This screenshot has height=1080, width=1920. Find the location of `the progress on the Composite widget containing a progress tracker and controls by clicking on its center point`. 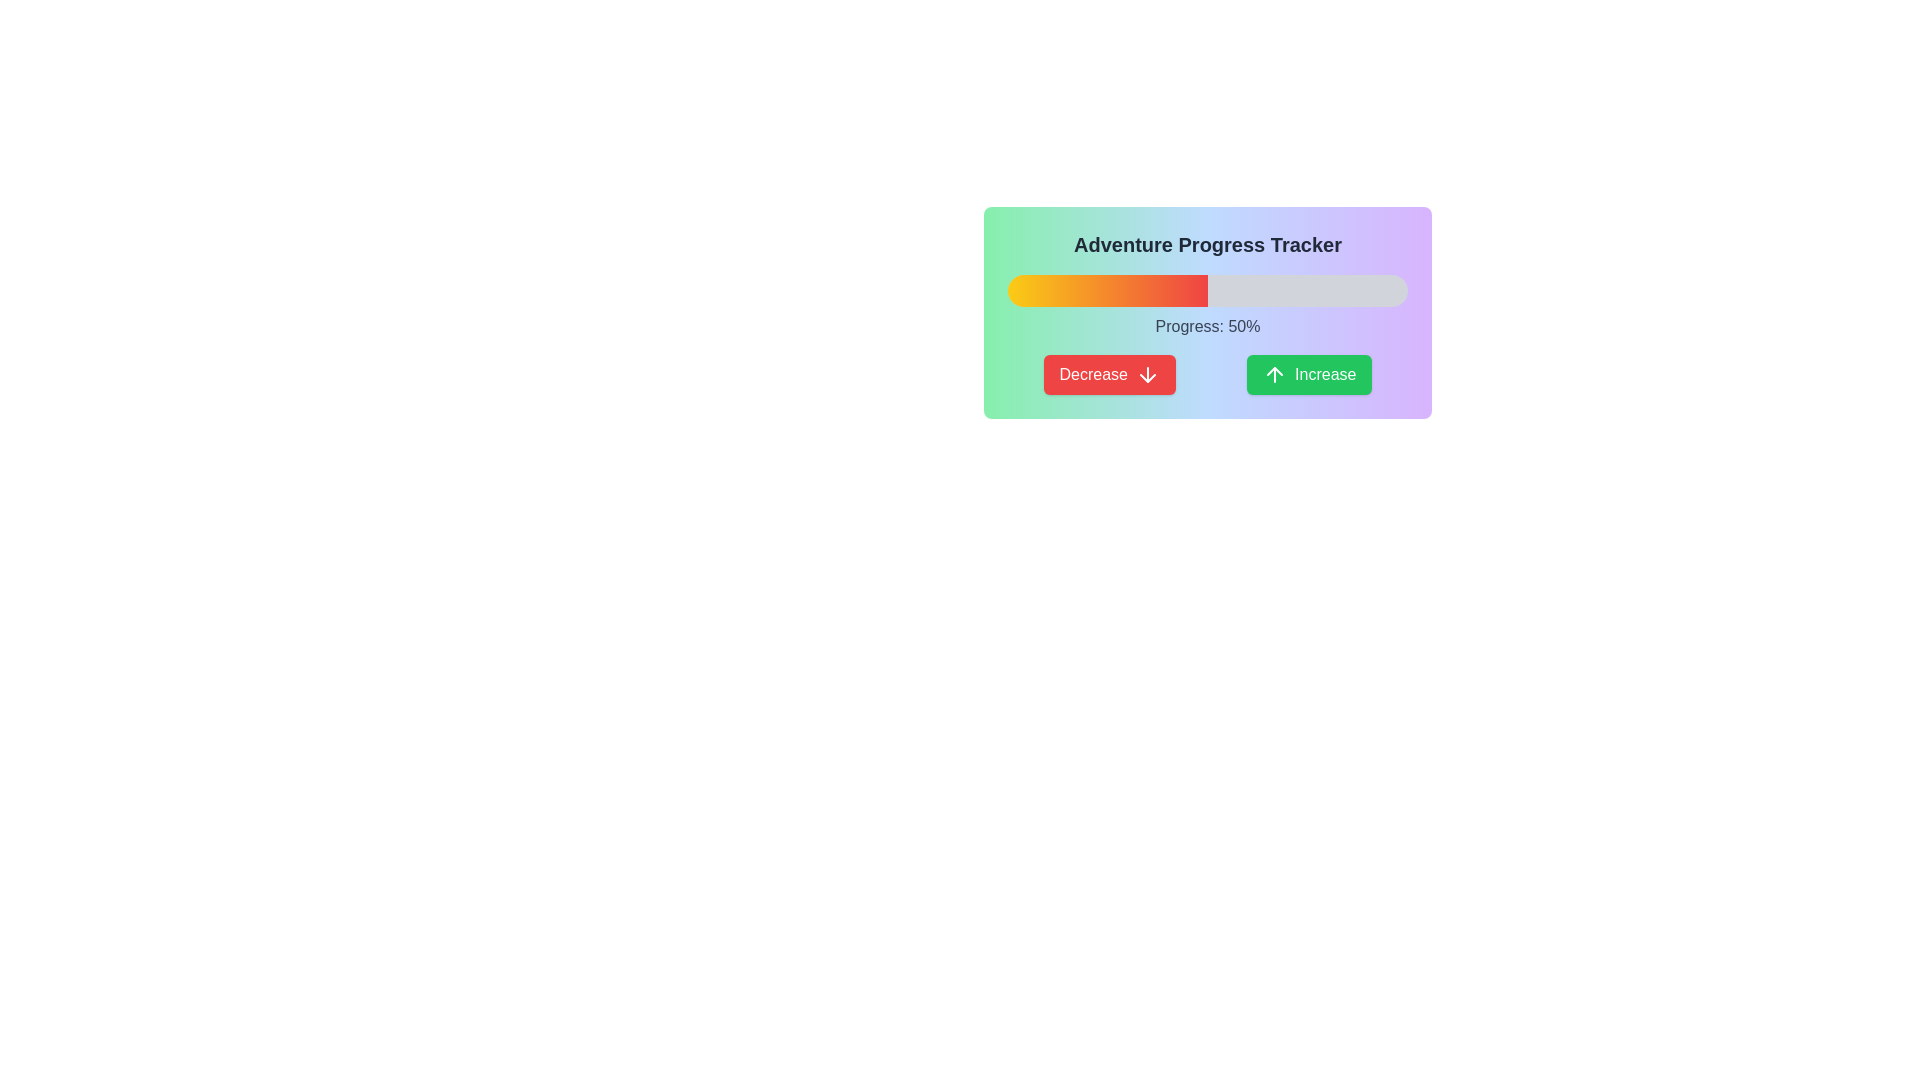

the progress on the Composite widget containing a progress tracker and controls by clicking on its center point is located at coordinates (1207, 312).